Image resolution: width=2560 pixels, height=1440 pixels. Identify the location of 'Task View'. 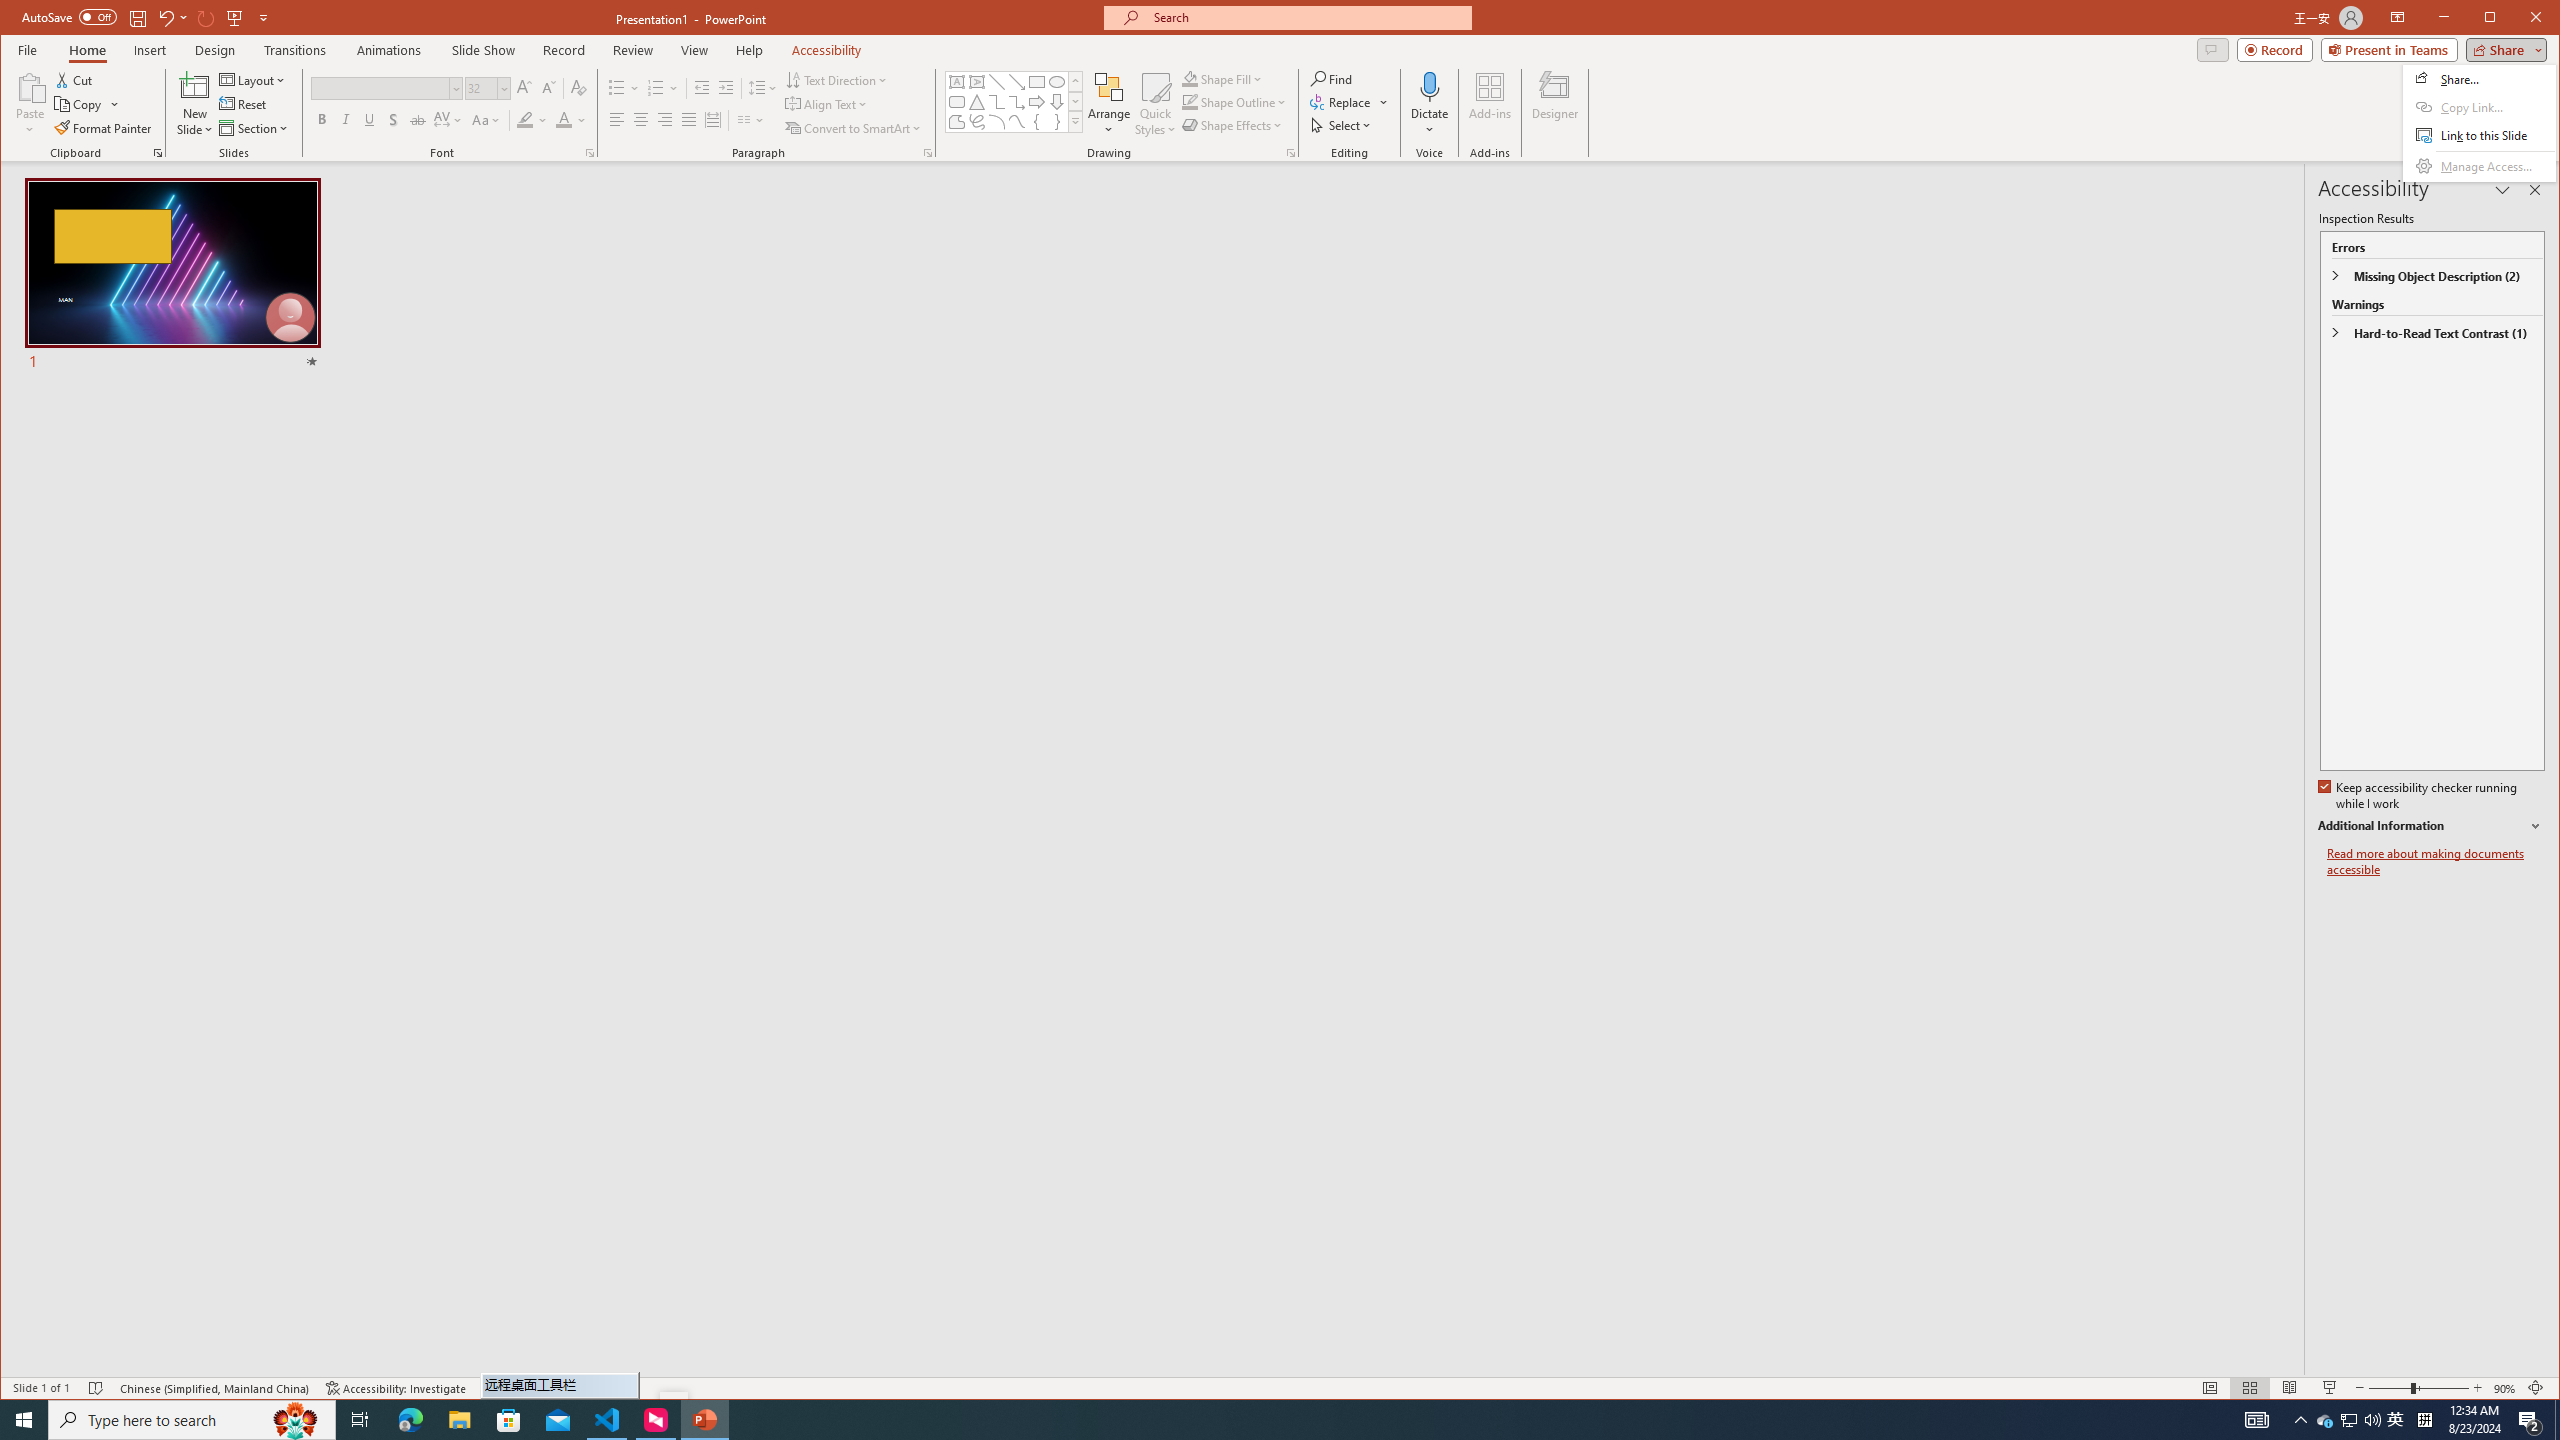
(358, 1418).